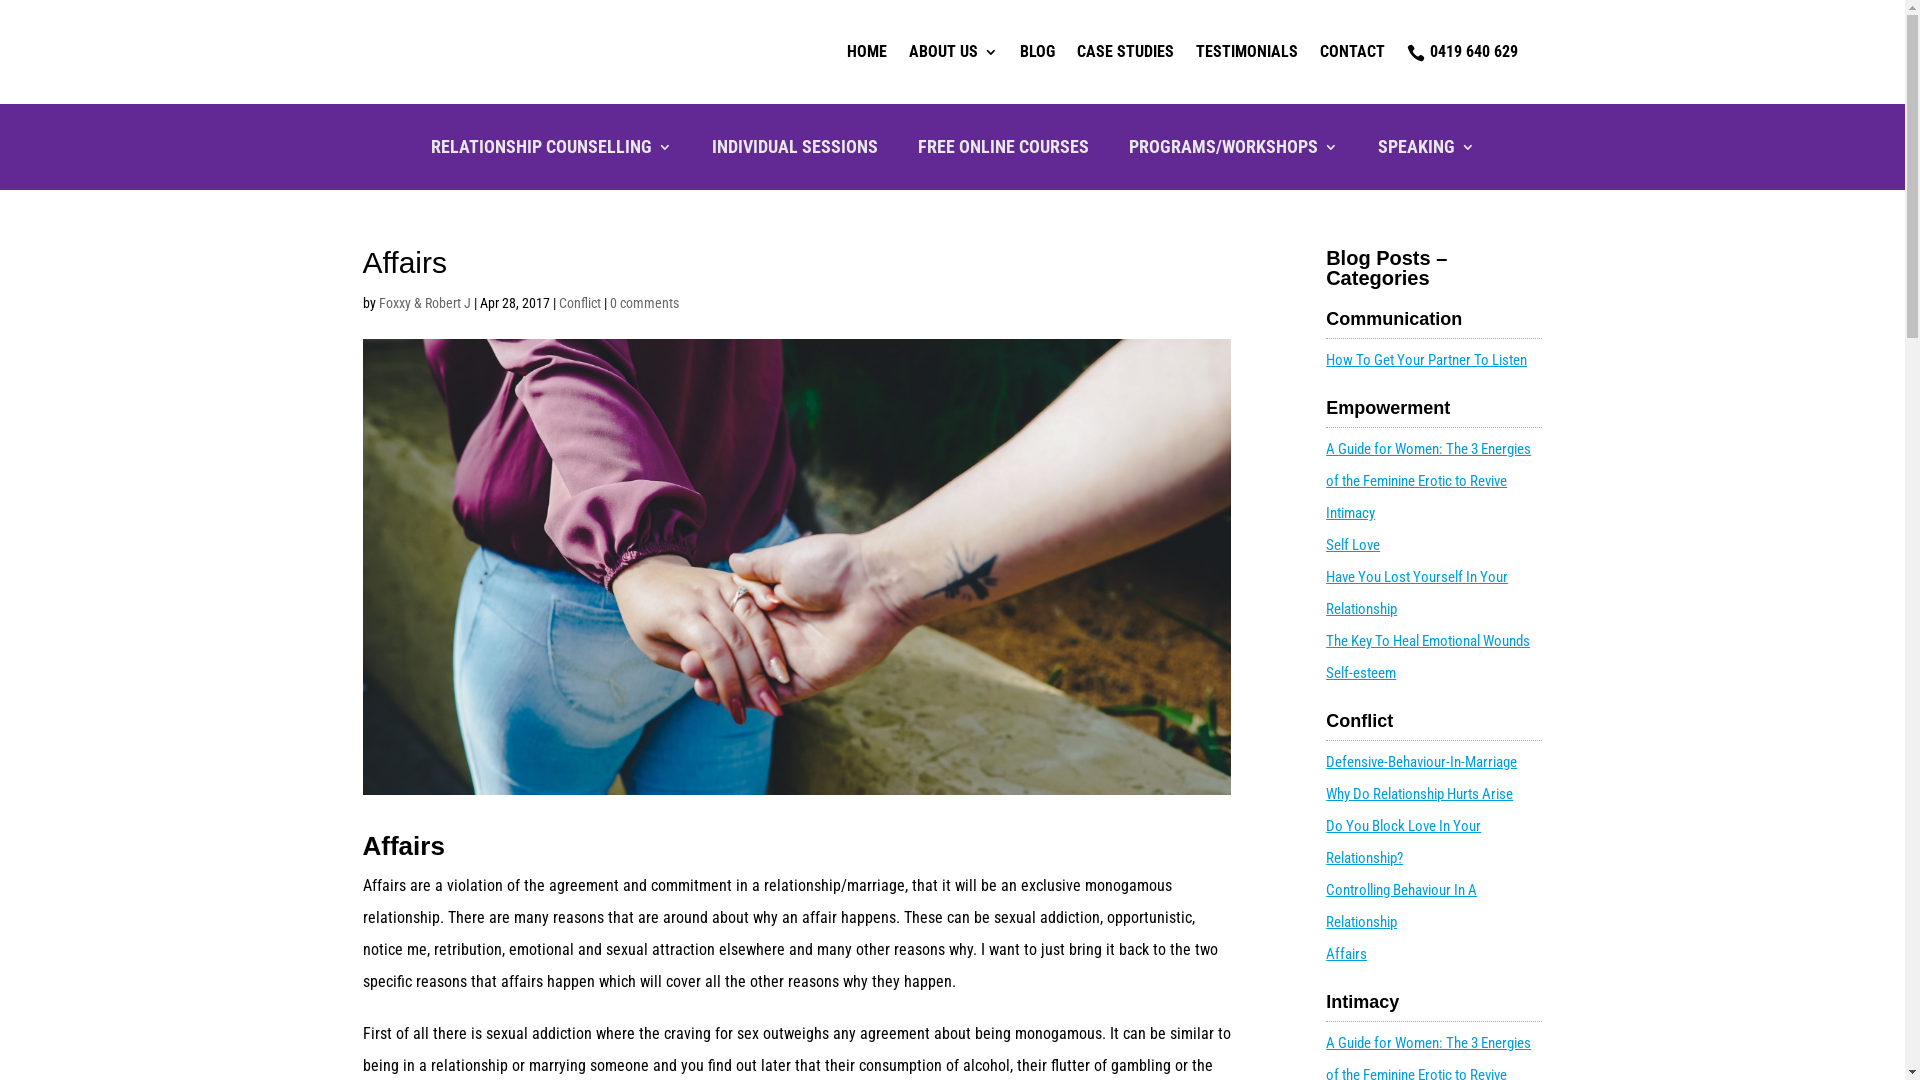 The height and width of the screenshot is (1080, 1920). What do you see at coordinates (951, 50) in the screenshot?
I see `'ABOUT US'` at bounding box center [951, 50].